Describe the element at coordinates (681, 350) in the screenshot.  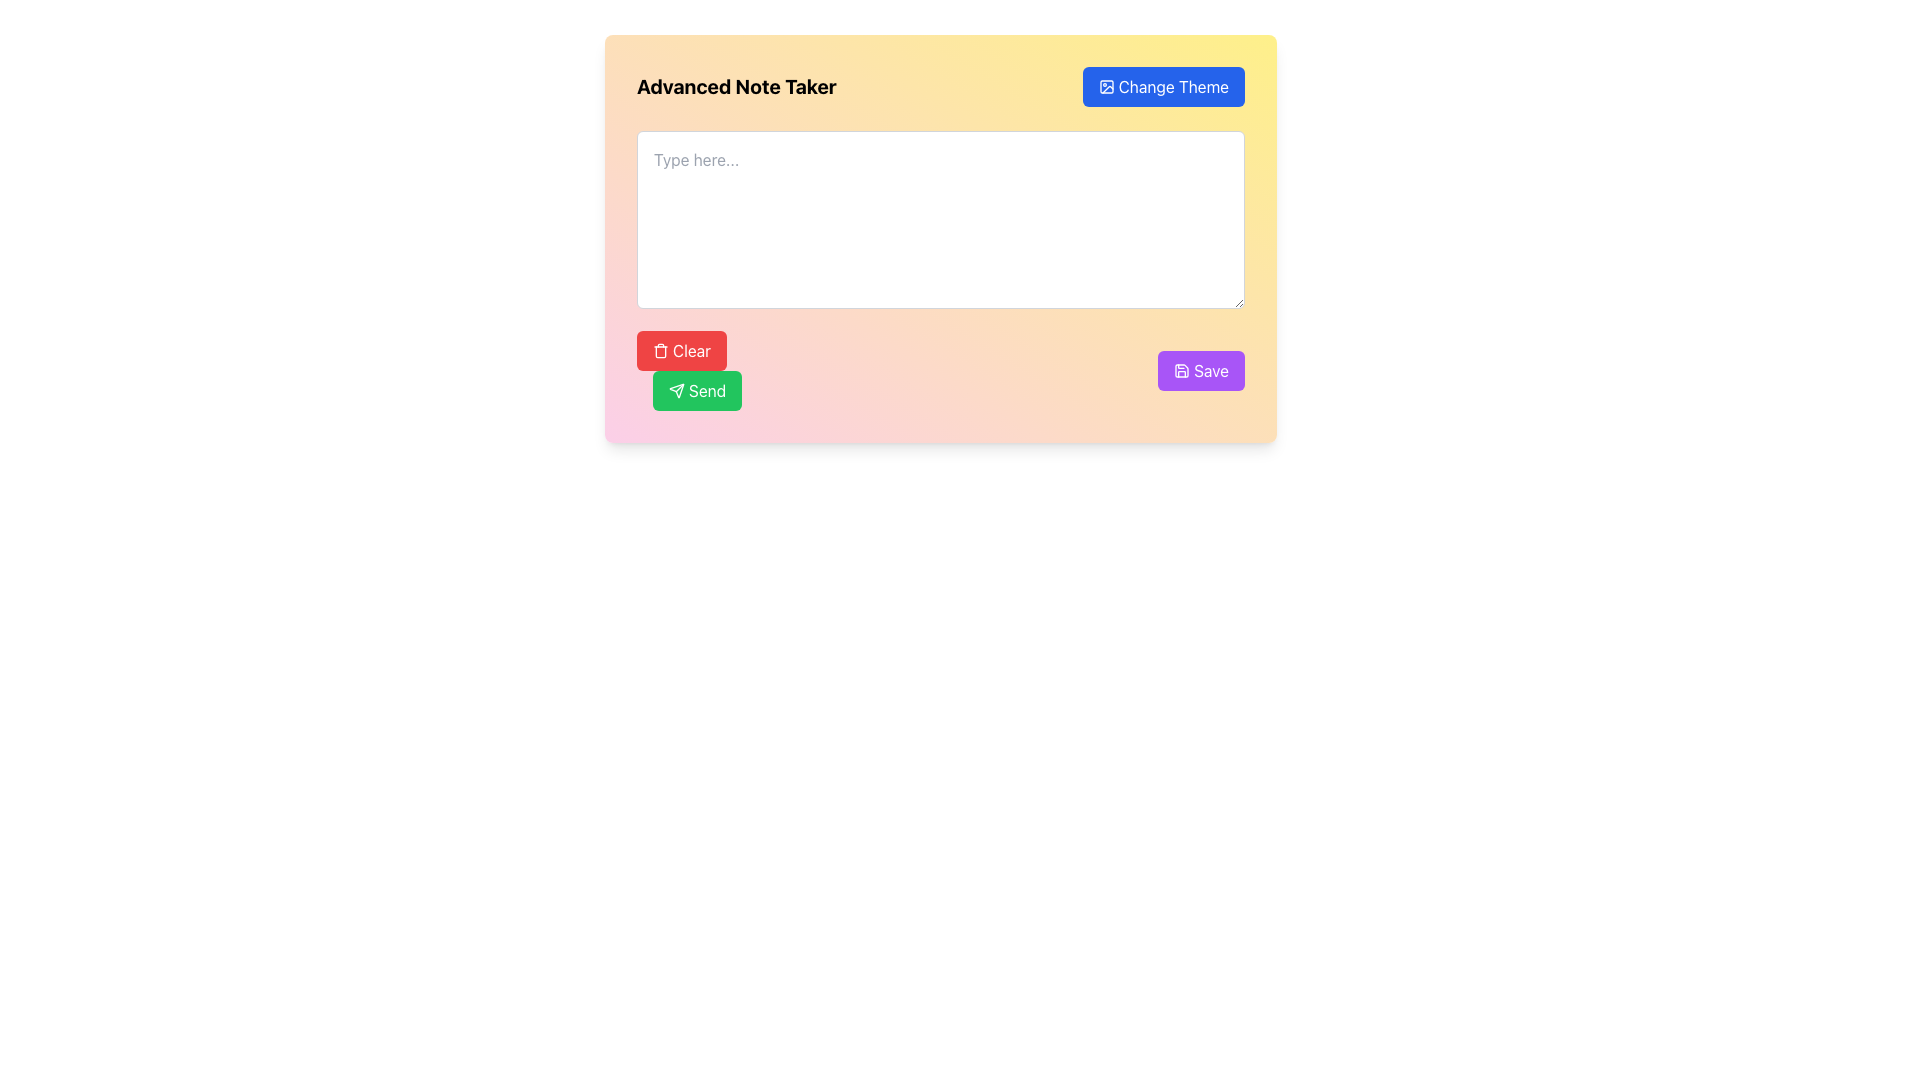
I see `the 'Clear' button with a red background and white text, located below the text input field and to the left of the green 'Send' button` at that location.